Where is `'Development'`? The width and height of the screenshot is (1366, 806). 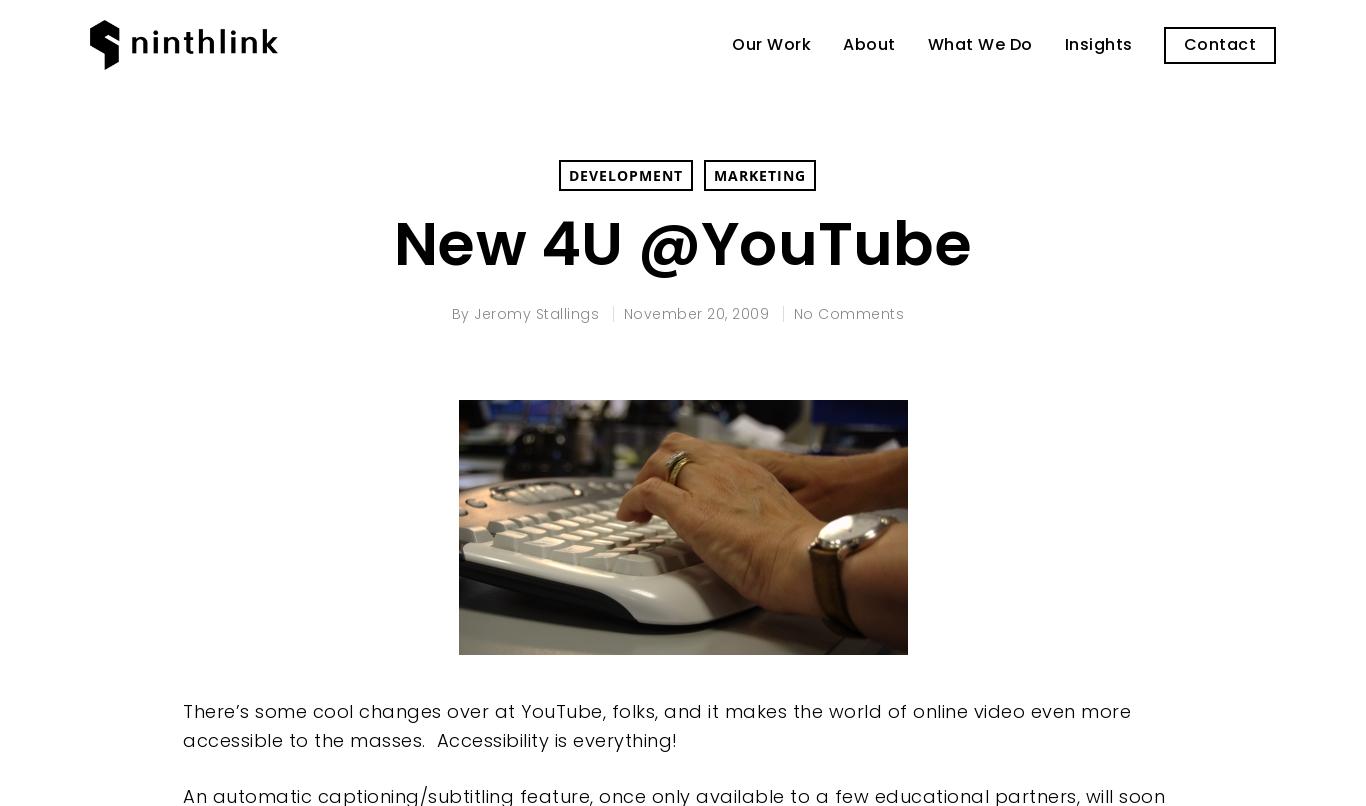 'Development' is located at coordinates (625, 175).